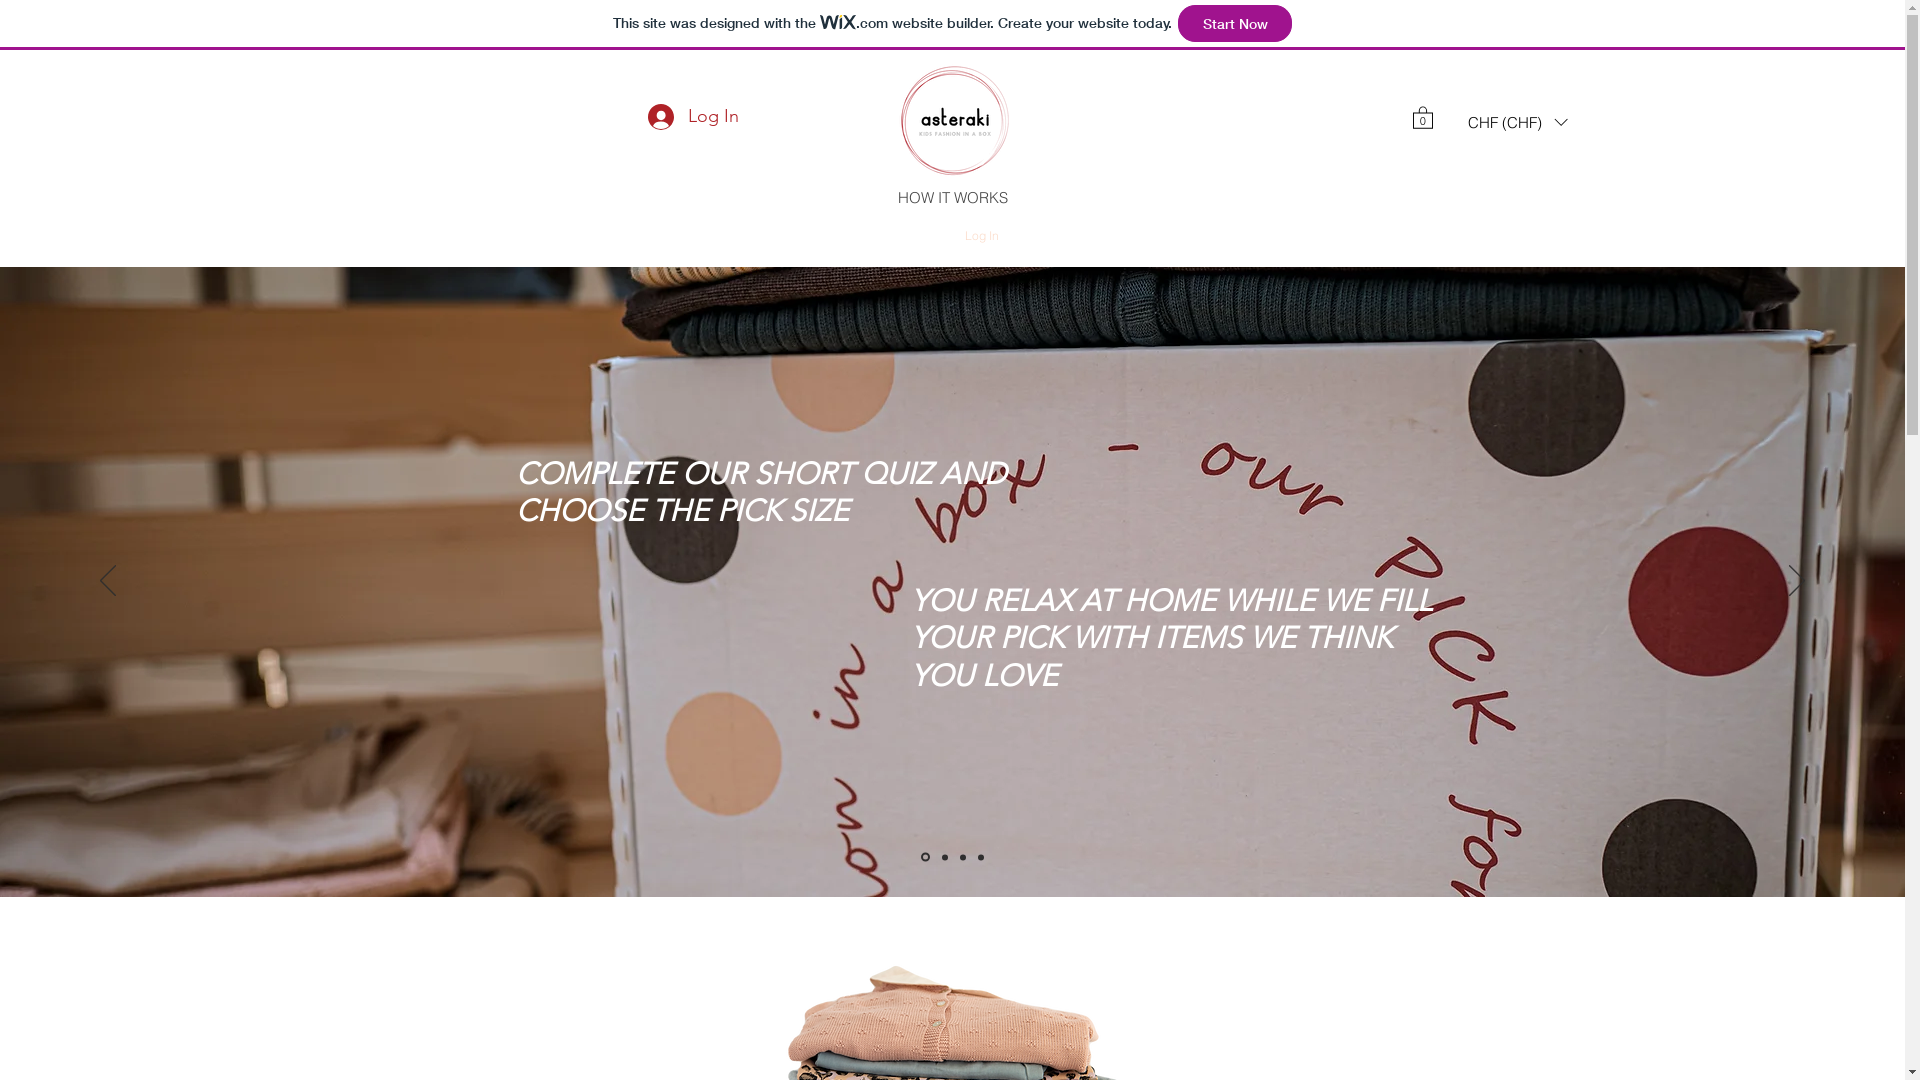 The height and width of the screenshot is (1080, 1920). What do you see at coordinates (693, 116) in the screenshot?
I see `'Log In'` at bounding box center [693, 116].